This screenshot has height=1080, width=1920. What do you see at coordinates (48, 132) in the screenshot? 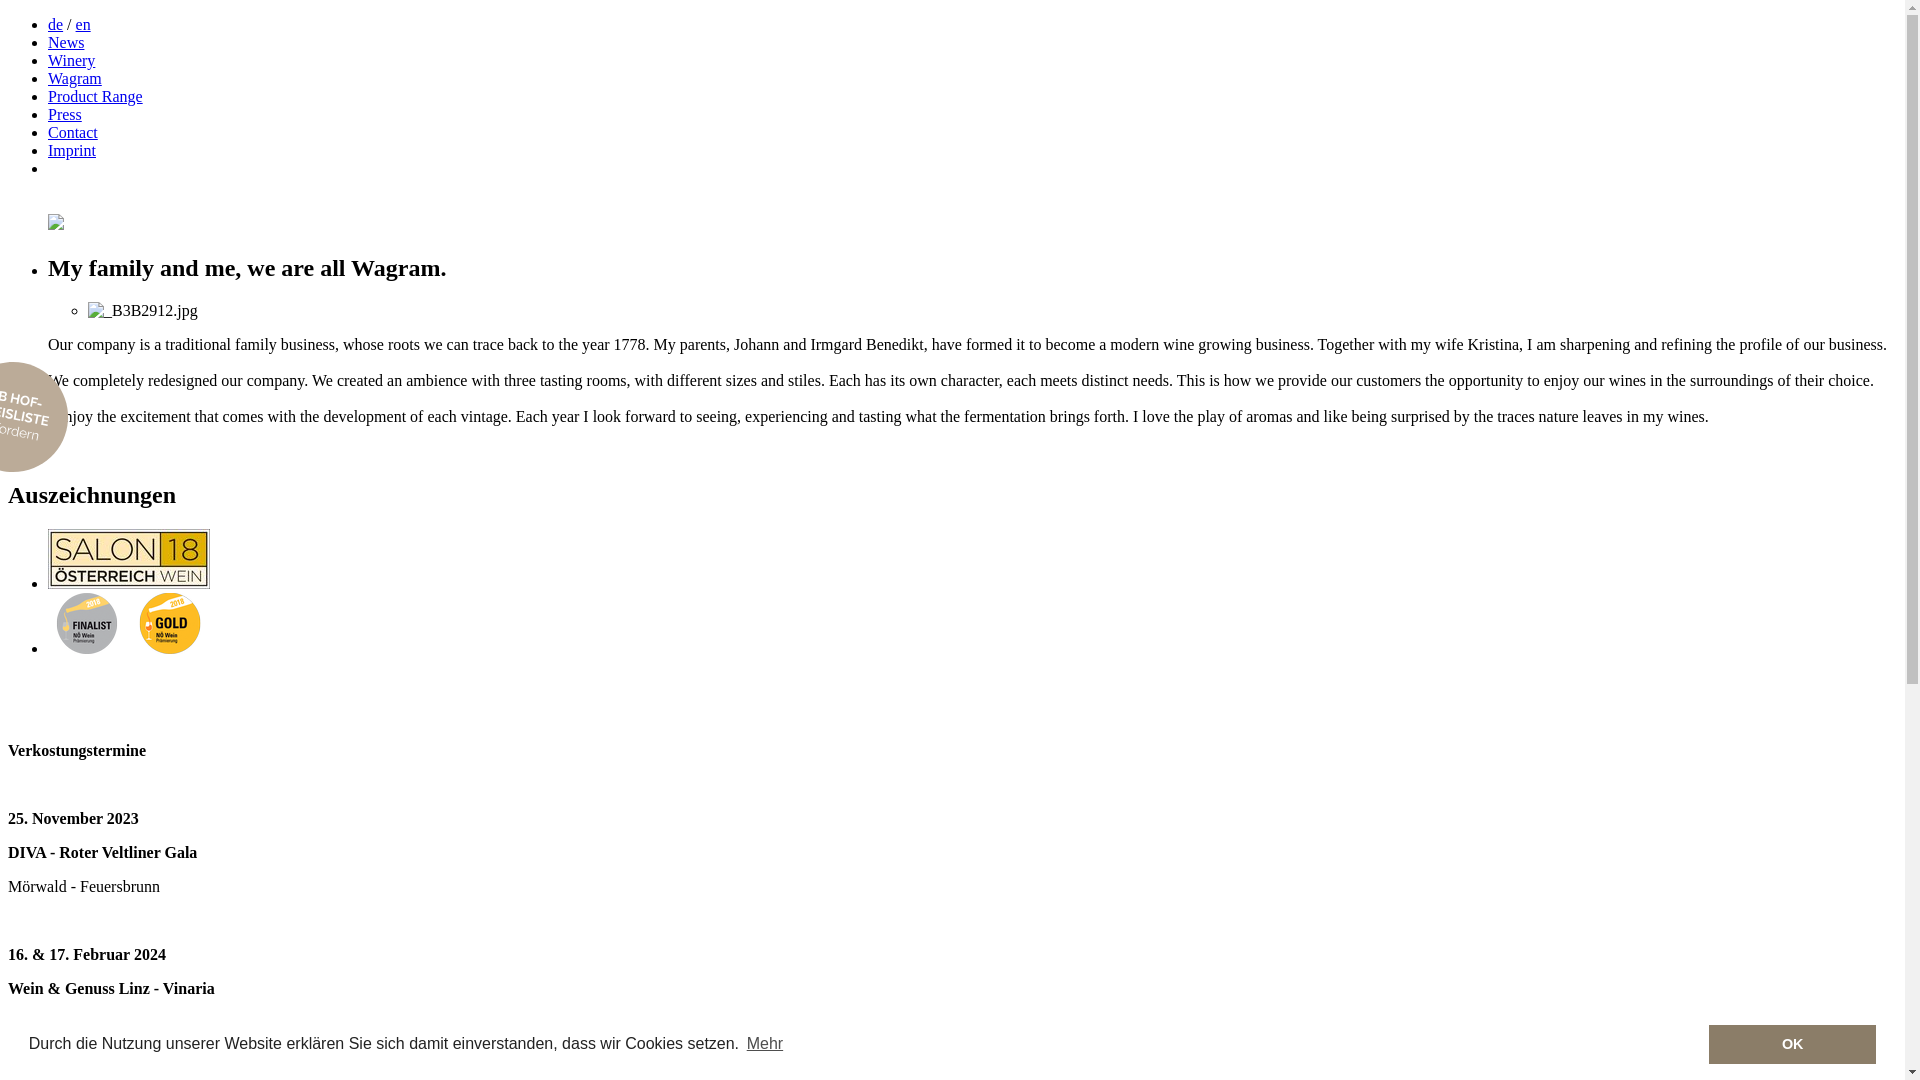
I see `'Contact'` at bounding box center [48, 132].